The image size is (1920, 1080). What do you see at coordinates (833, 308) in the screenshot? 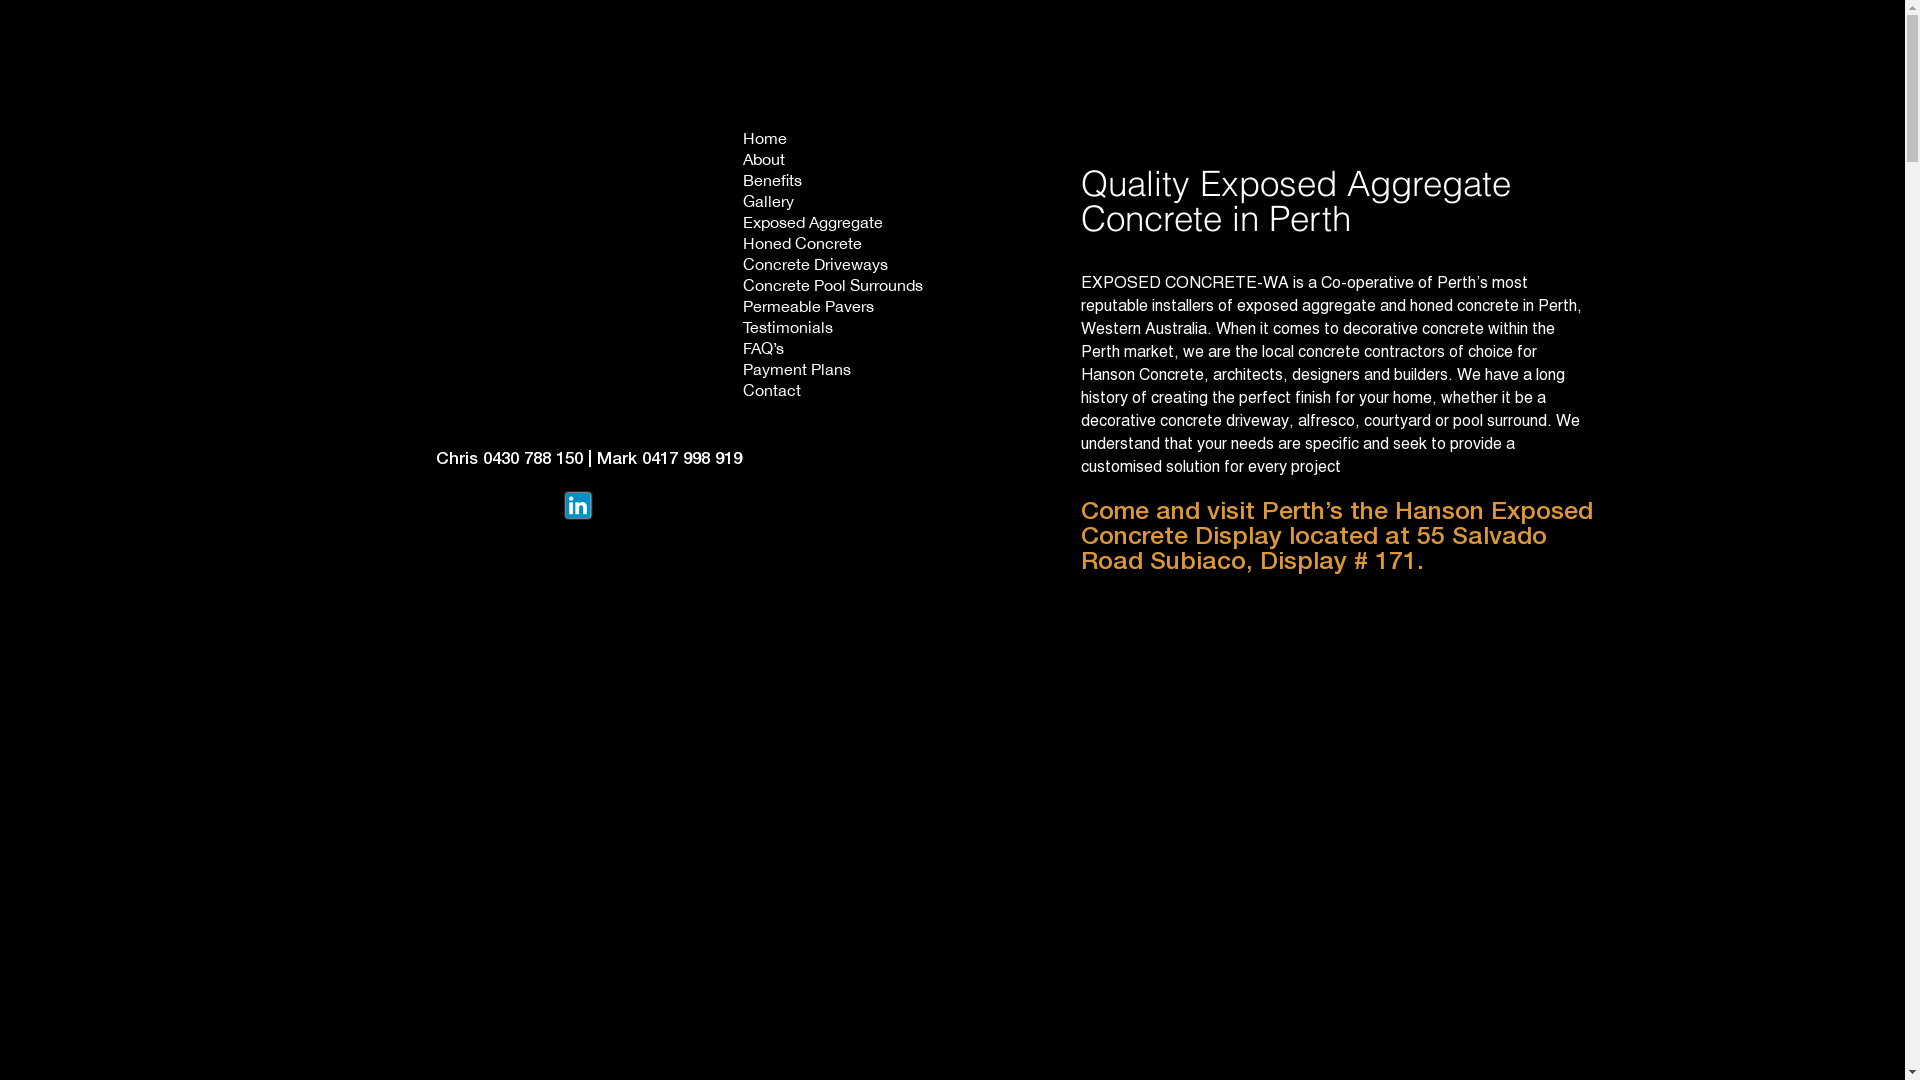
I see `'Permeable Pavers'` at bounding box center [833, 308].